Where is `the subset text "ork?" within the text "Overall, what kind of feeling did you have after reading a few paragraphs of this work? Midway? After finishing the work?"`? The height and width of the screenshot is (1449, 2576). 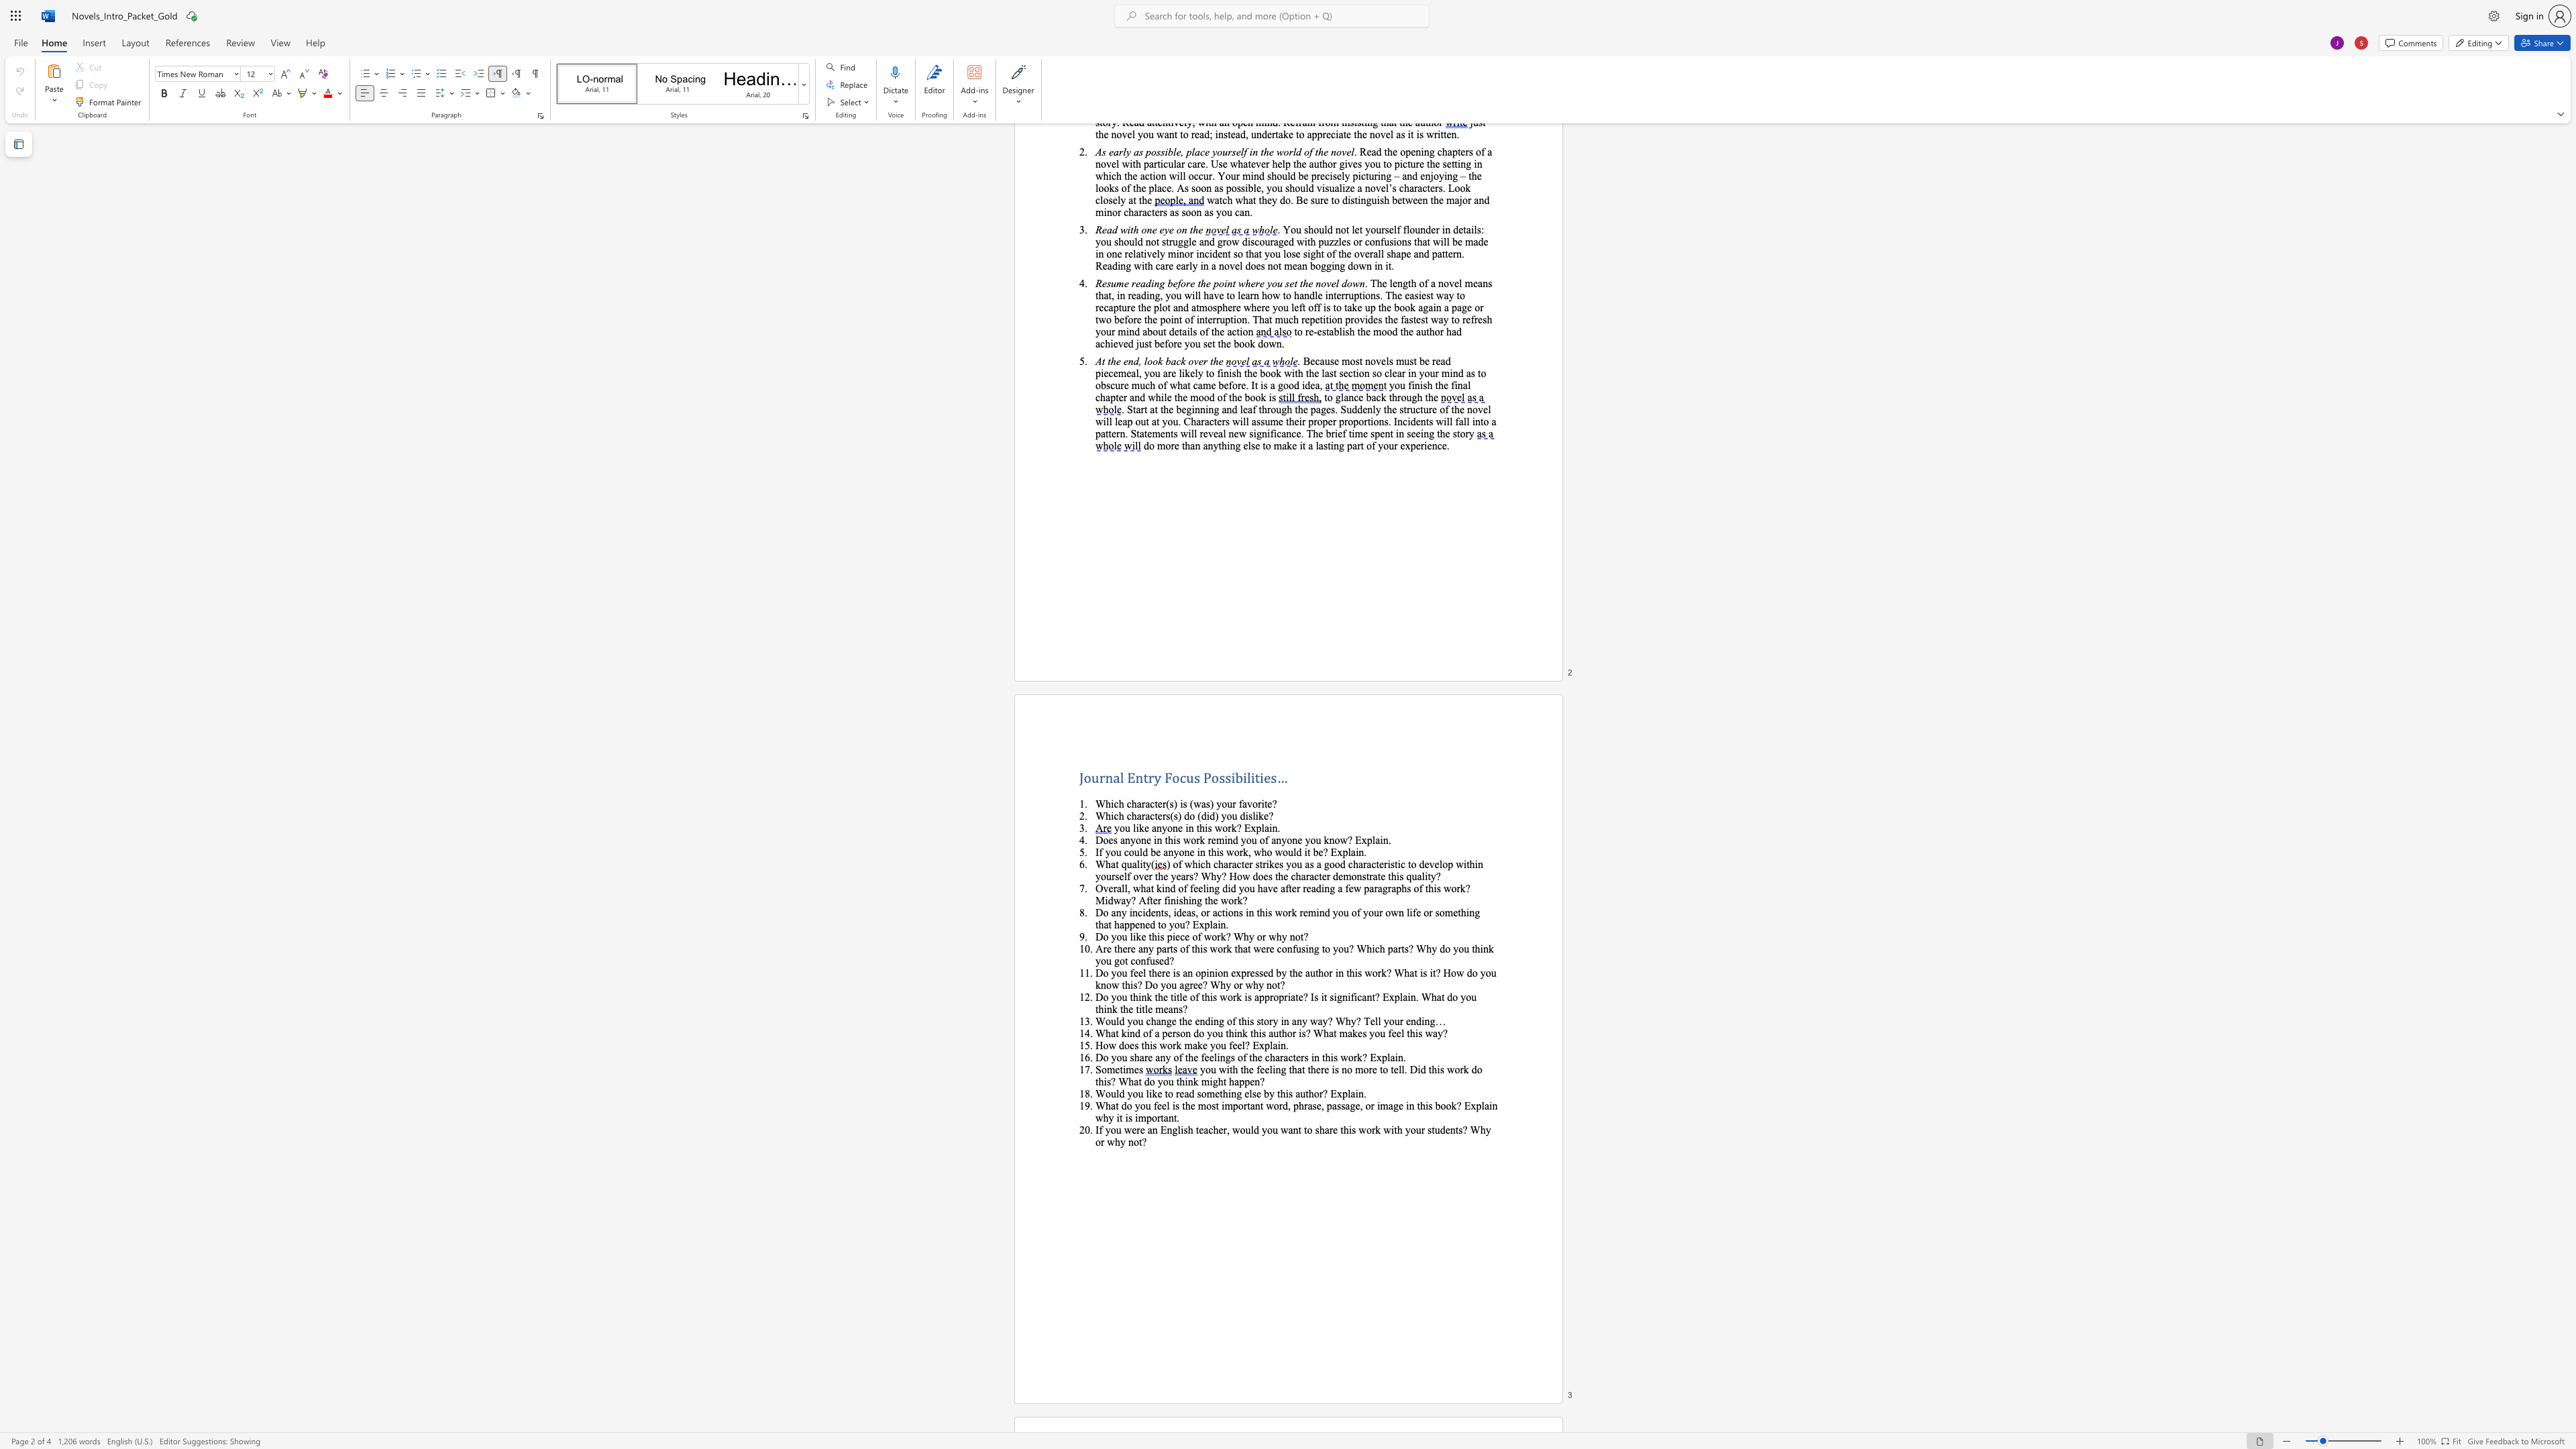 the subset text "ork?" within the text "Overall, what kind of feeling did you have after reading a few paragraphs of this work? Midway? After finishing the work?" is located at coordinates (1228, 900).